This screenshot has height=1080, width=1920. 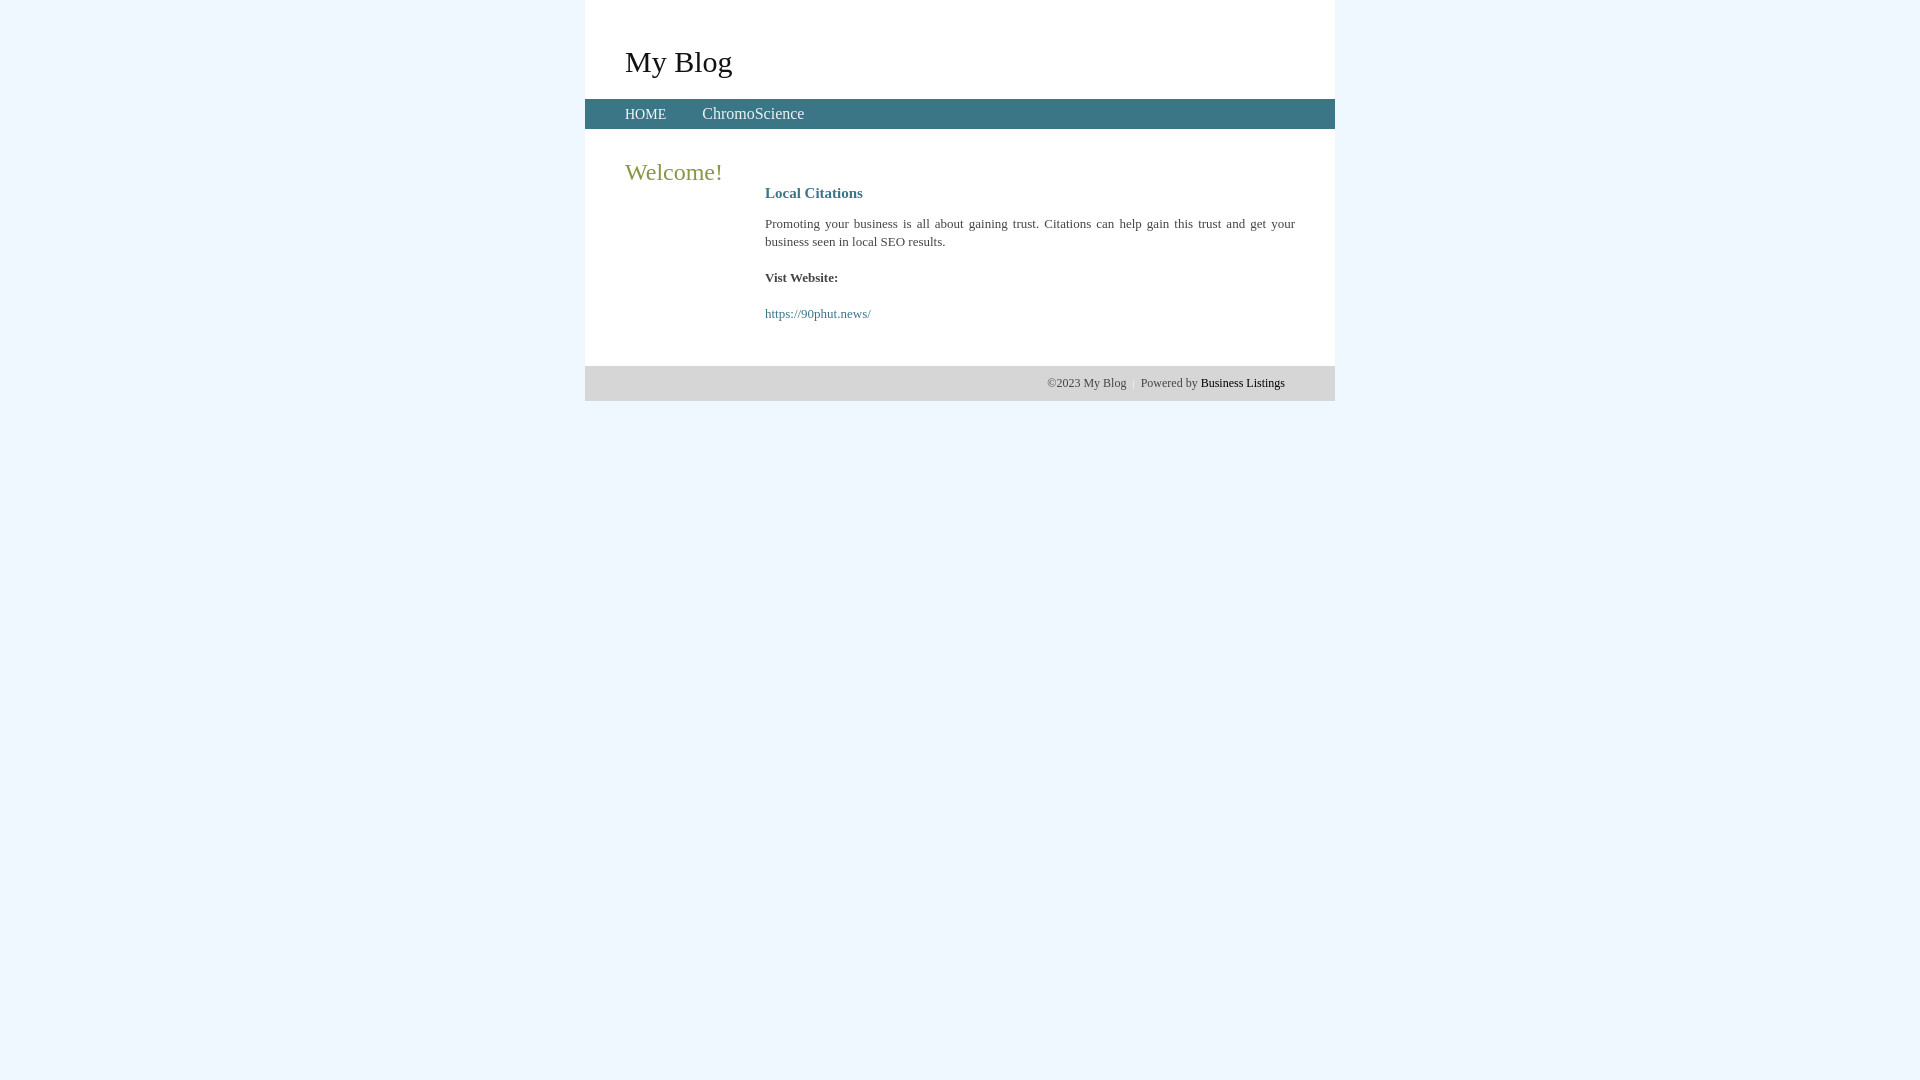 I want to click on 'My Blog', so click(x=623, y=60).